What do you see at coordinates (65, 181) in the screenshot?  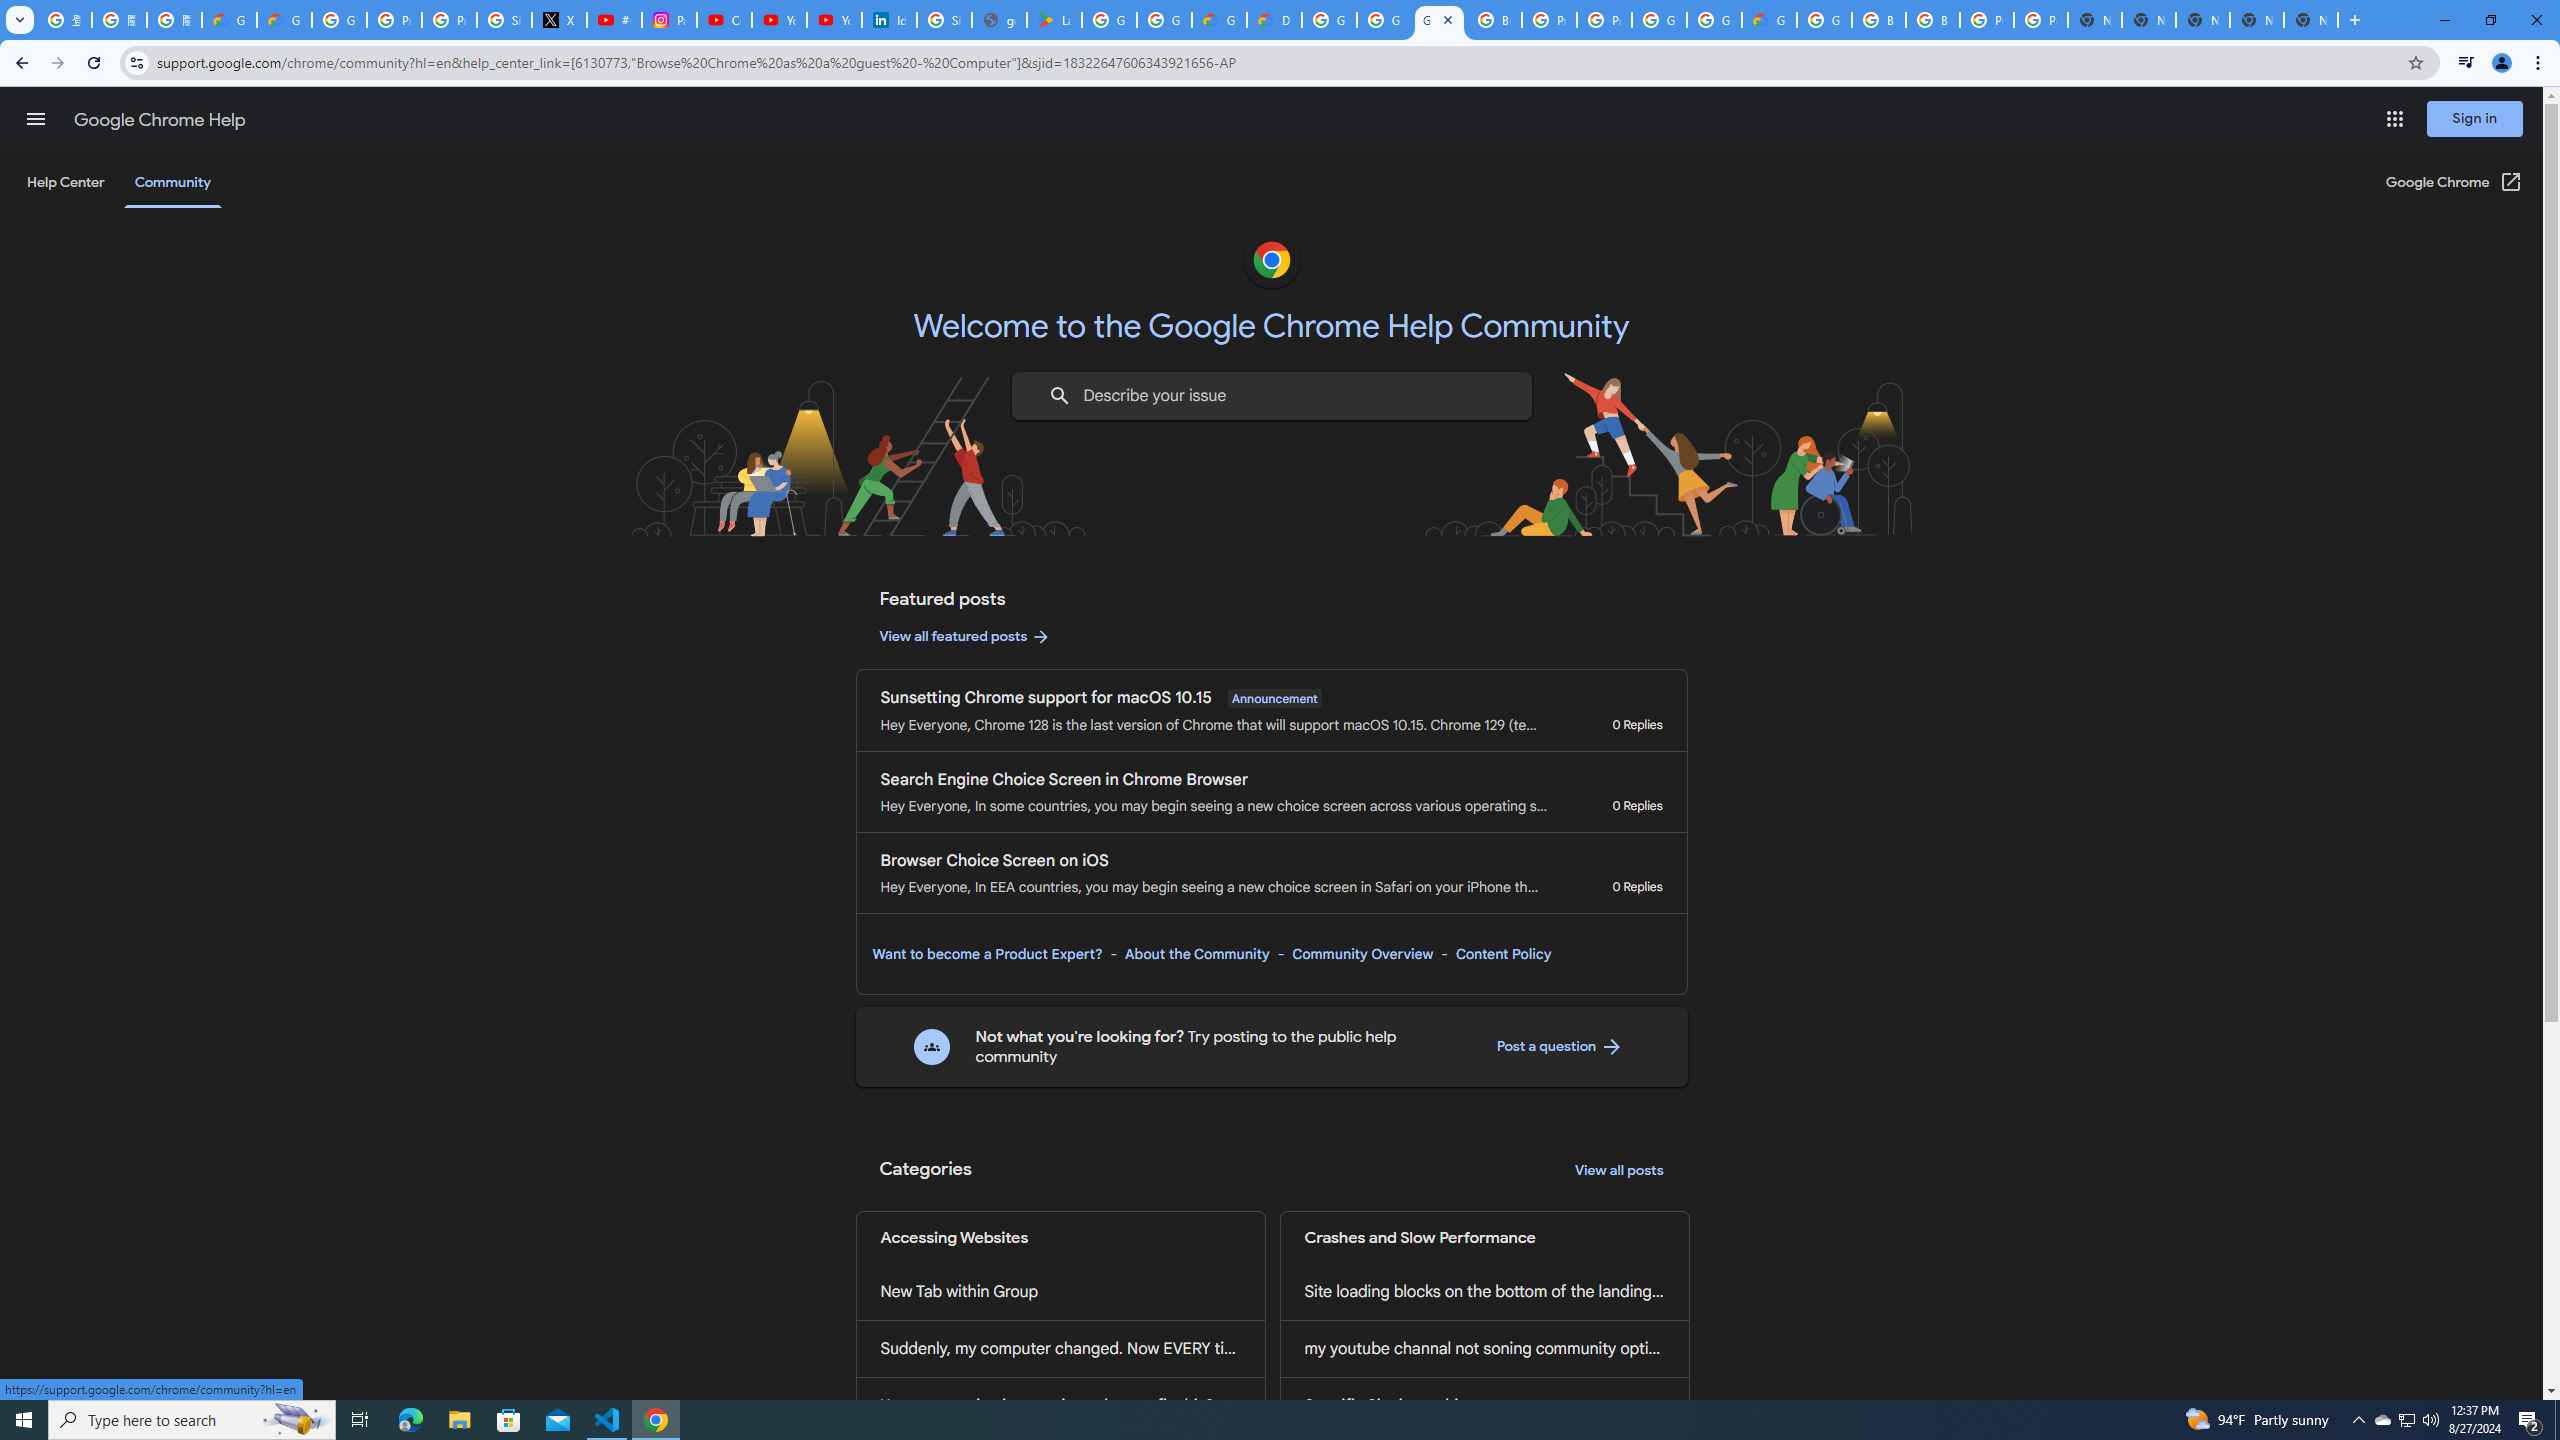 I see `'Help Center'` at bounding box center [65, 181].